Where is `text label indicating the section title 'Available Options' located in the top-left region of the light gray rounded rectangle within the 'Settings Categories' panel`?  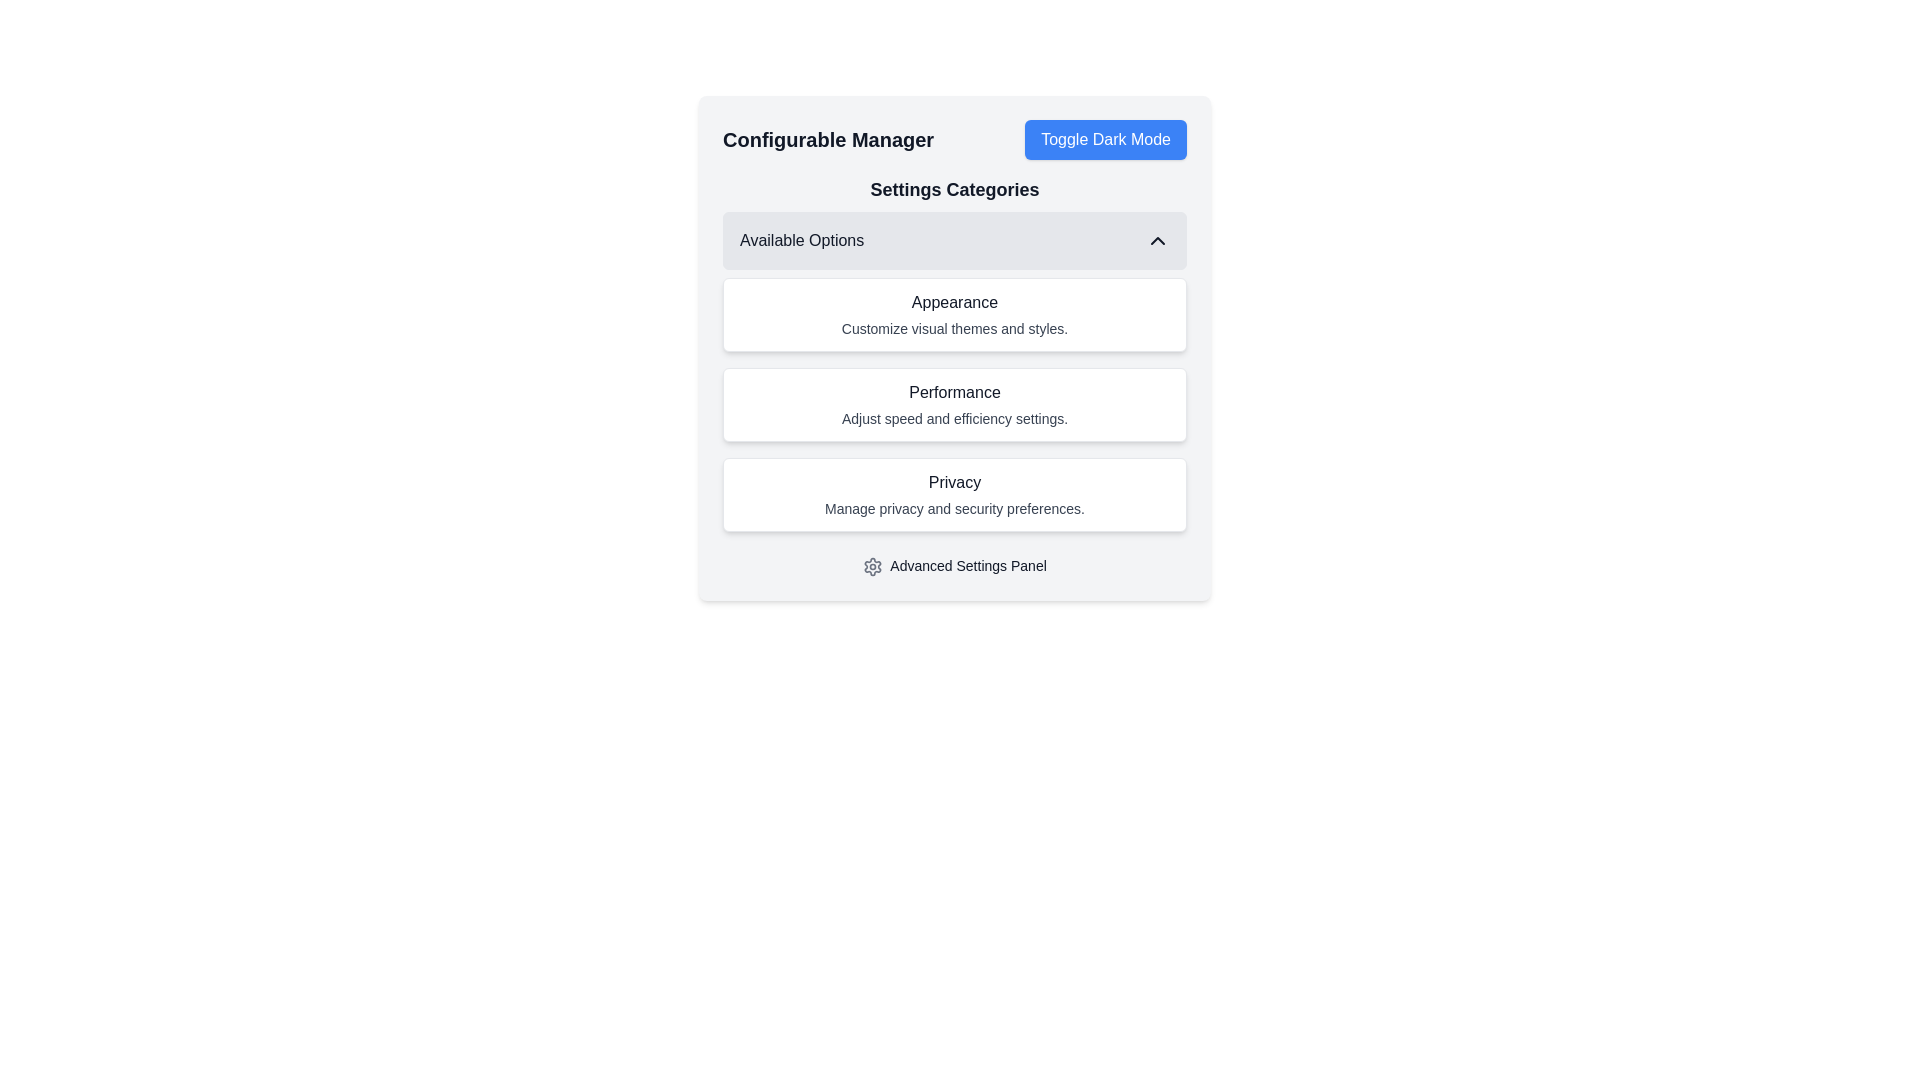 text label indicating the section title 'Available Options' located in the top-left region of the light gray rounded rectangle within the 'Settings Categories' panel is located at coordinates (802, 239).